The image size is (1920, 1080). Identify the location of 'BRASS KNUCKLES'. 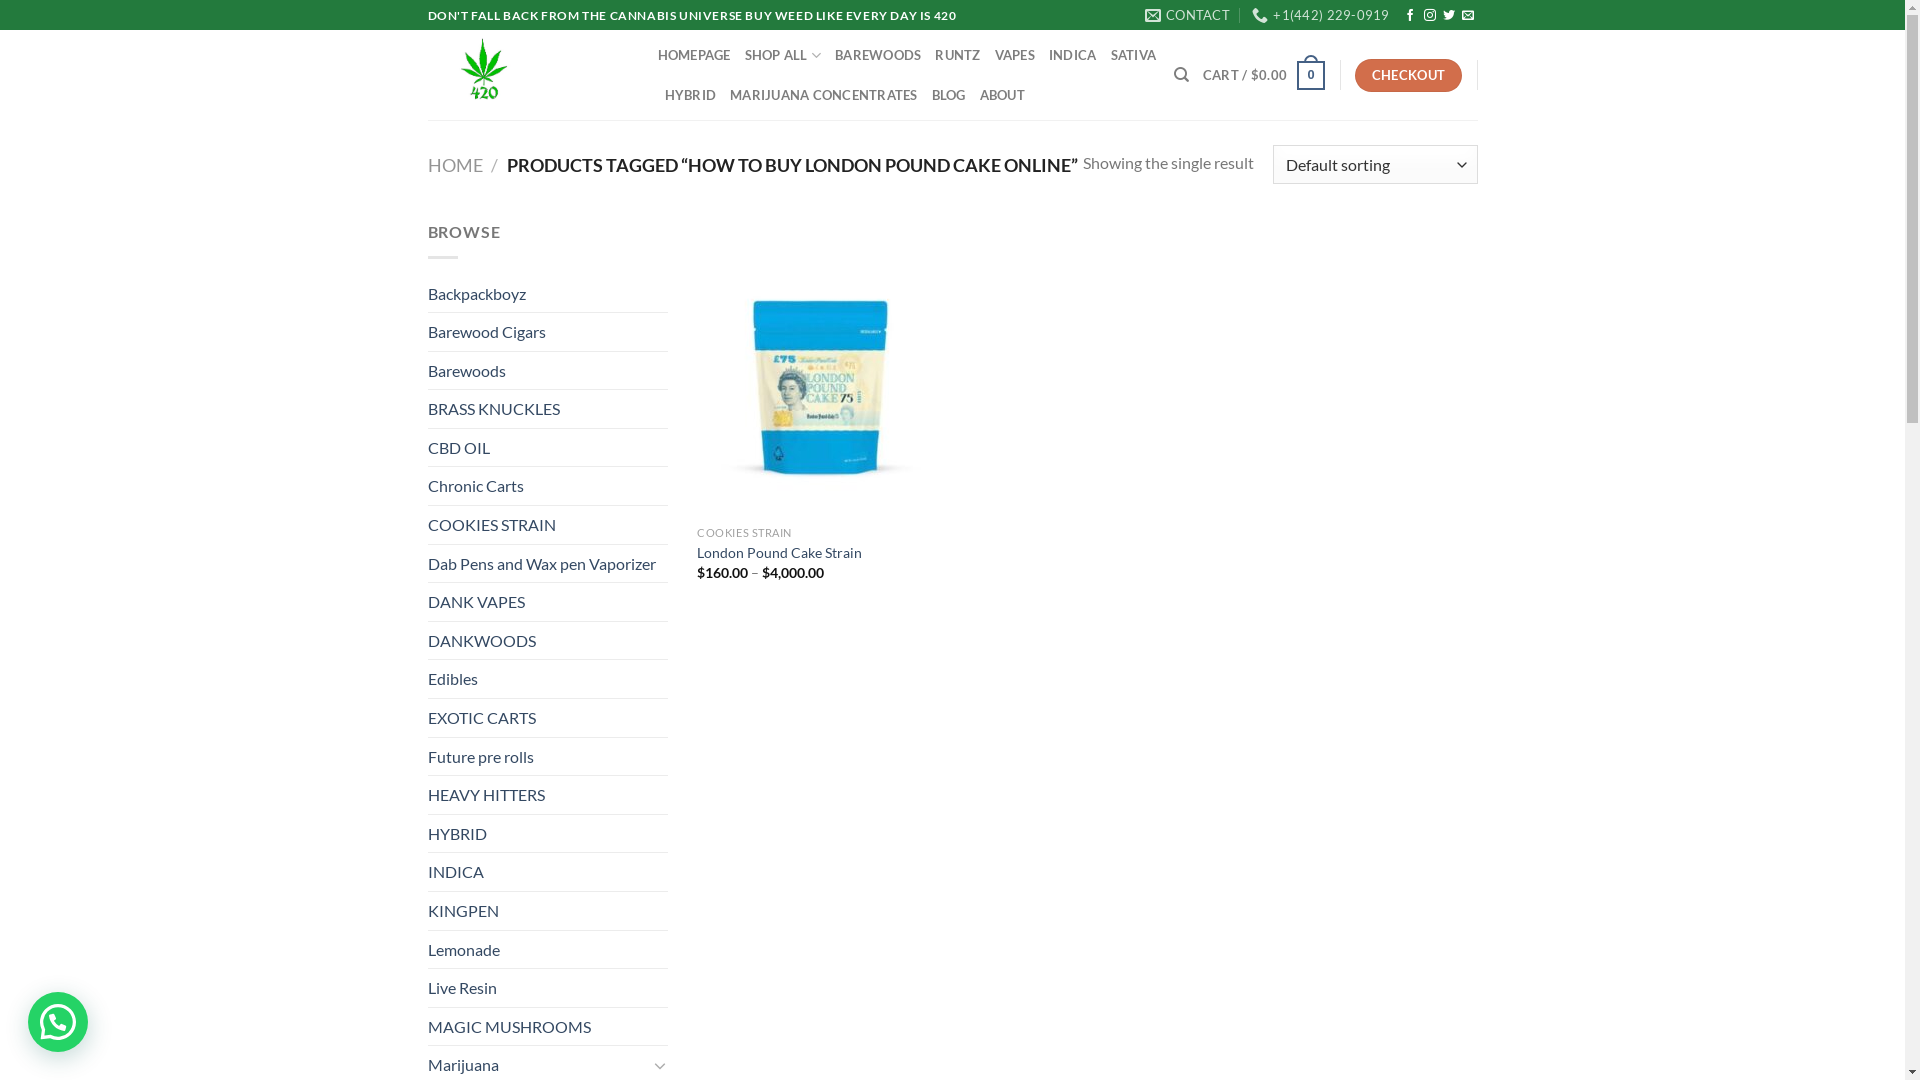
(547, 407).